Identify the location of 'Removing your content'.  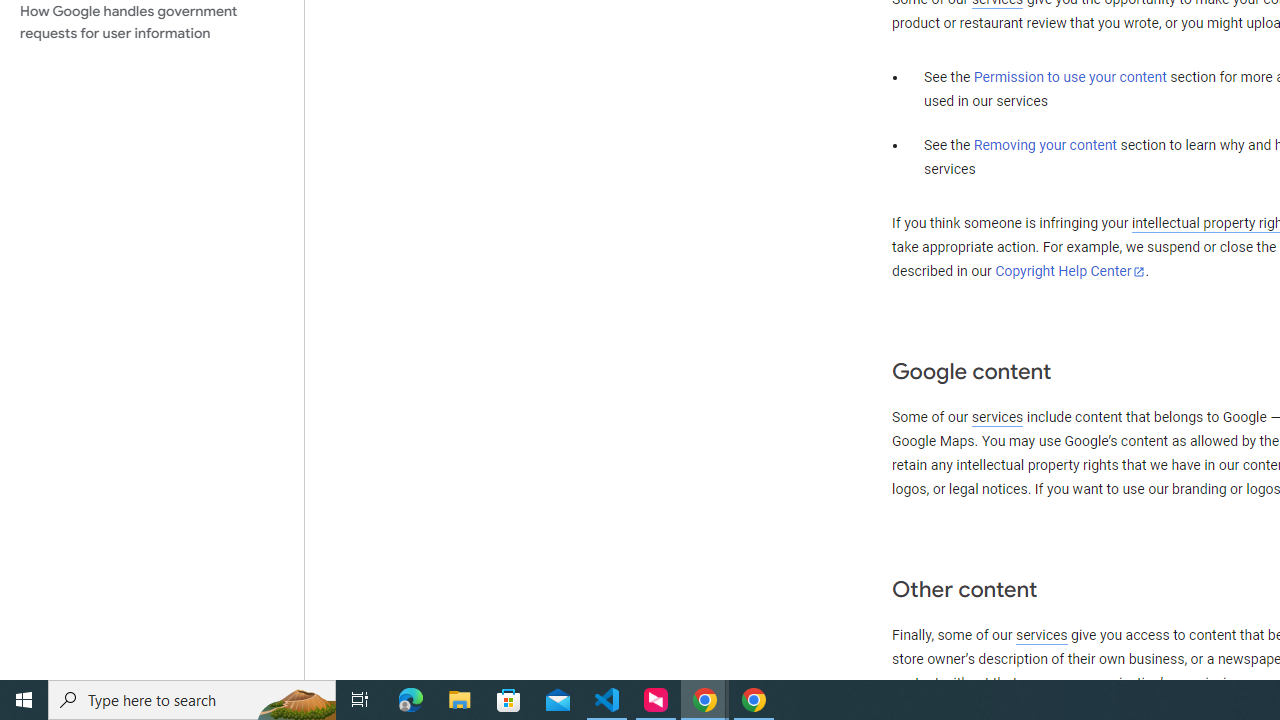
(1044, 144).